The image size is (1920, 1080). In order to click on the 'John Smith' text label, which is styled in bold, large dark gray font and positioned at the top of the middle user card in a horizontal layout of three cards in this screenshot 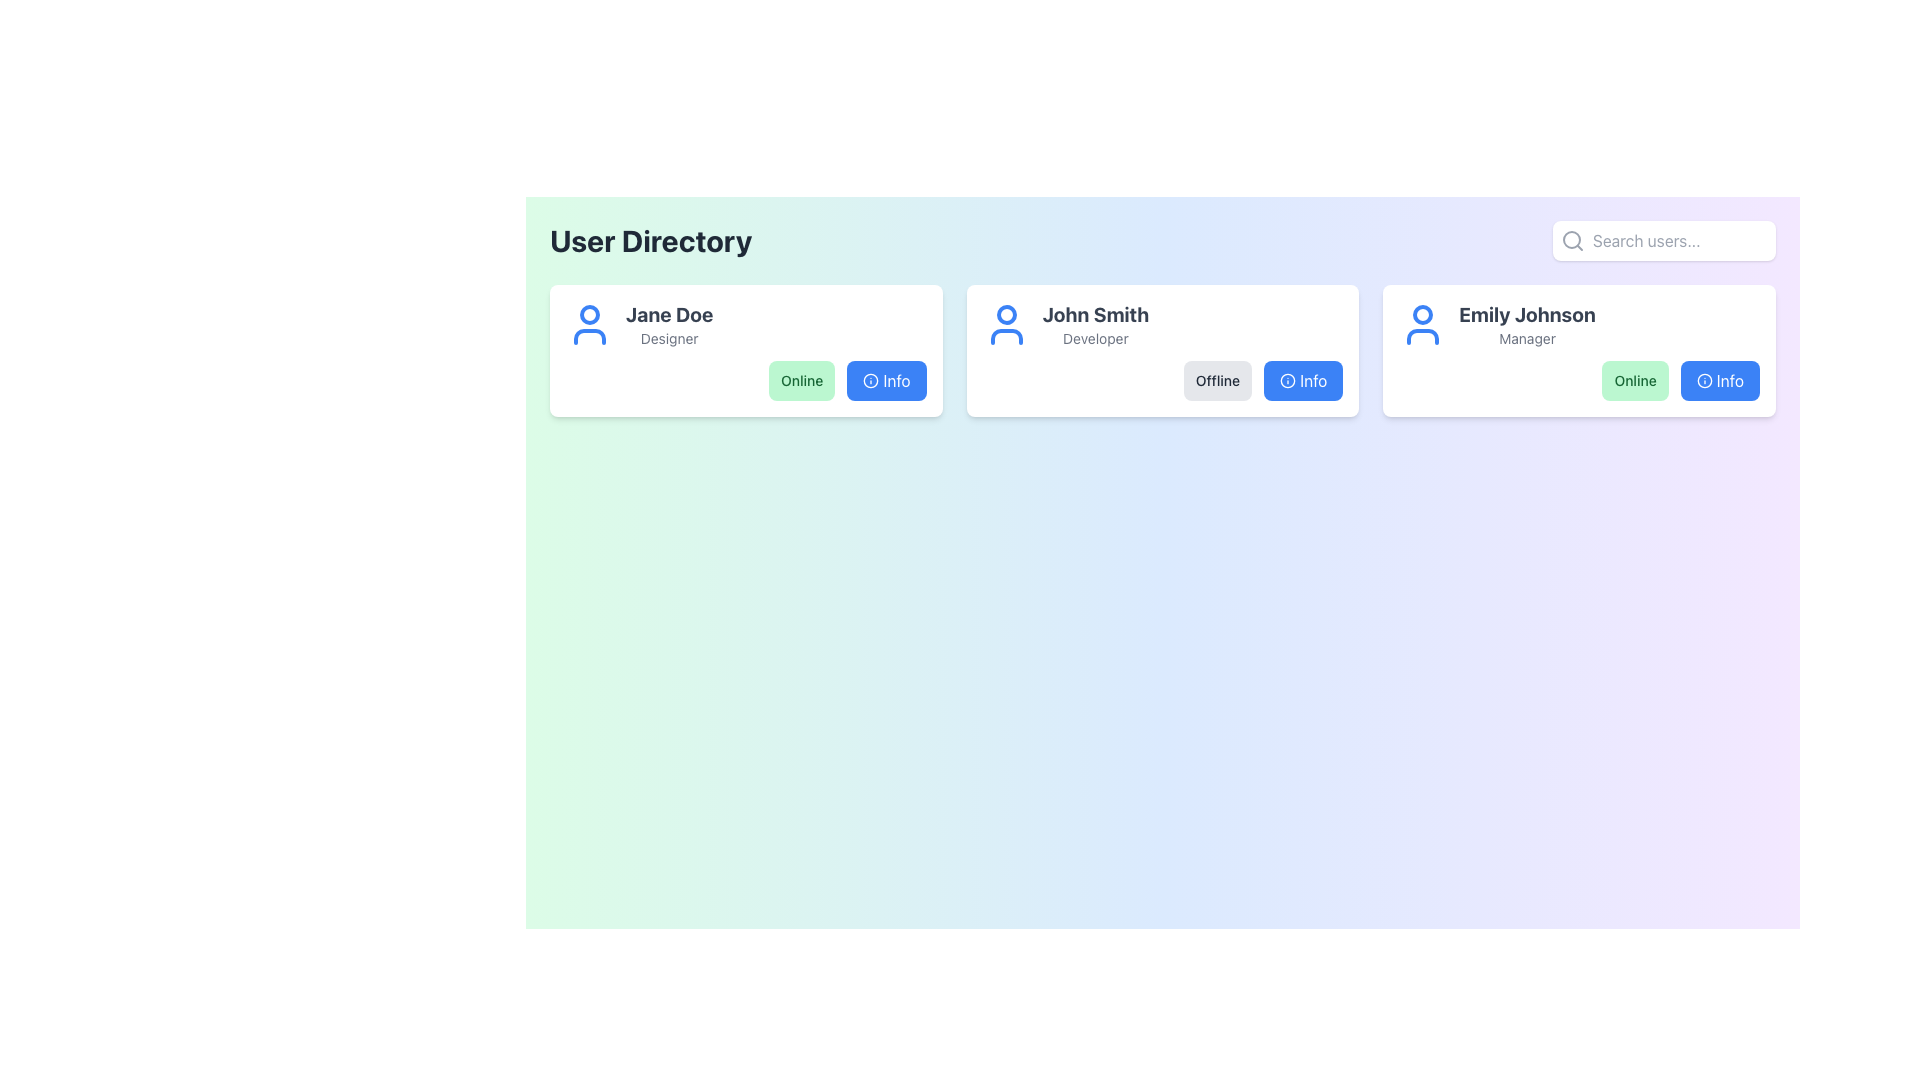, I will do `click(1094, 315)`.